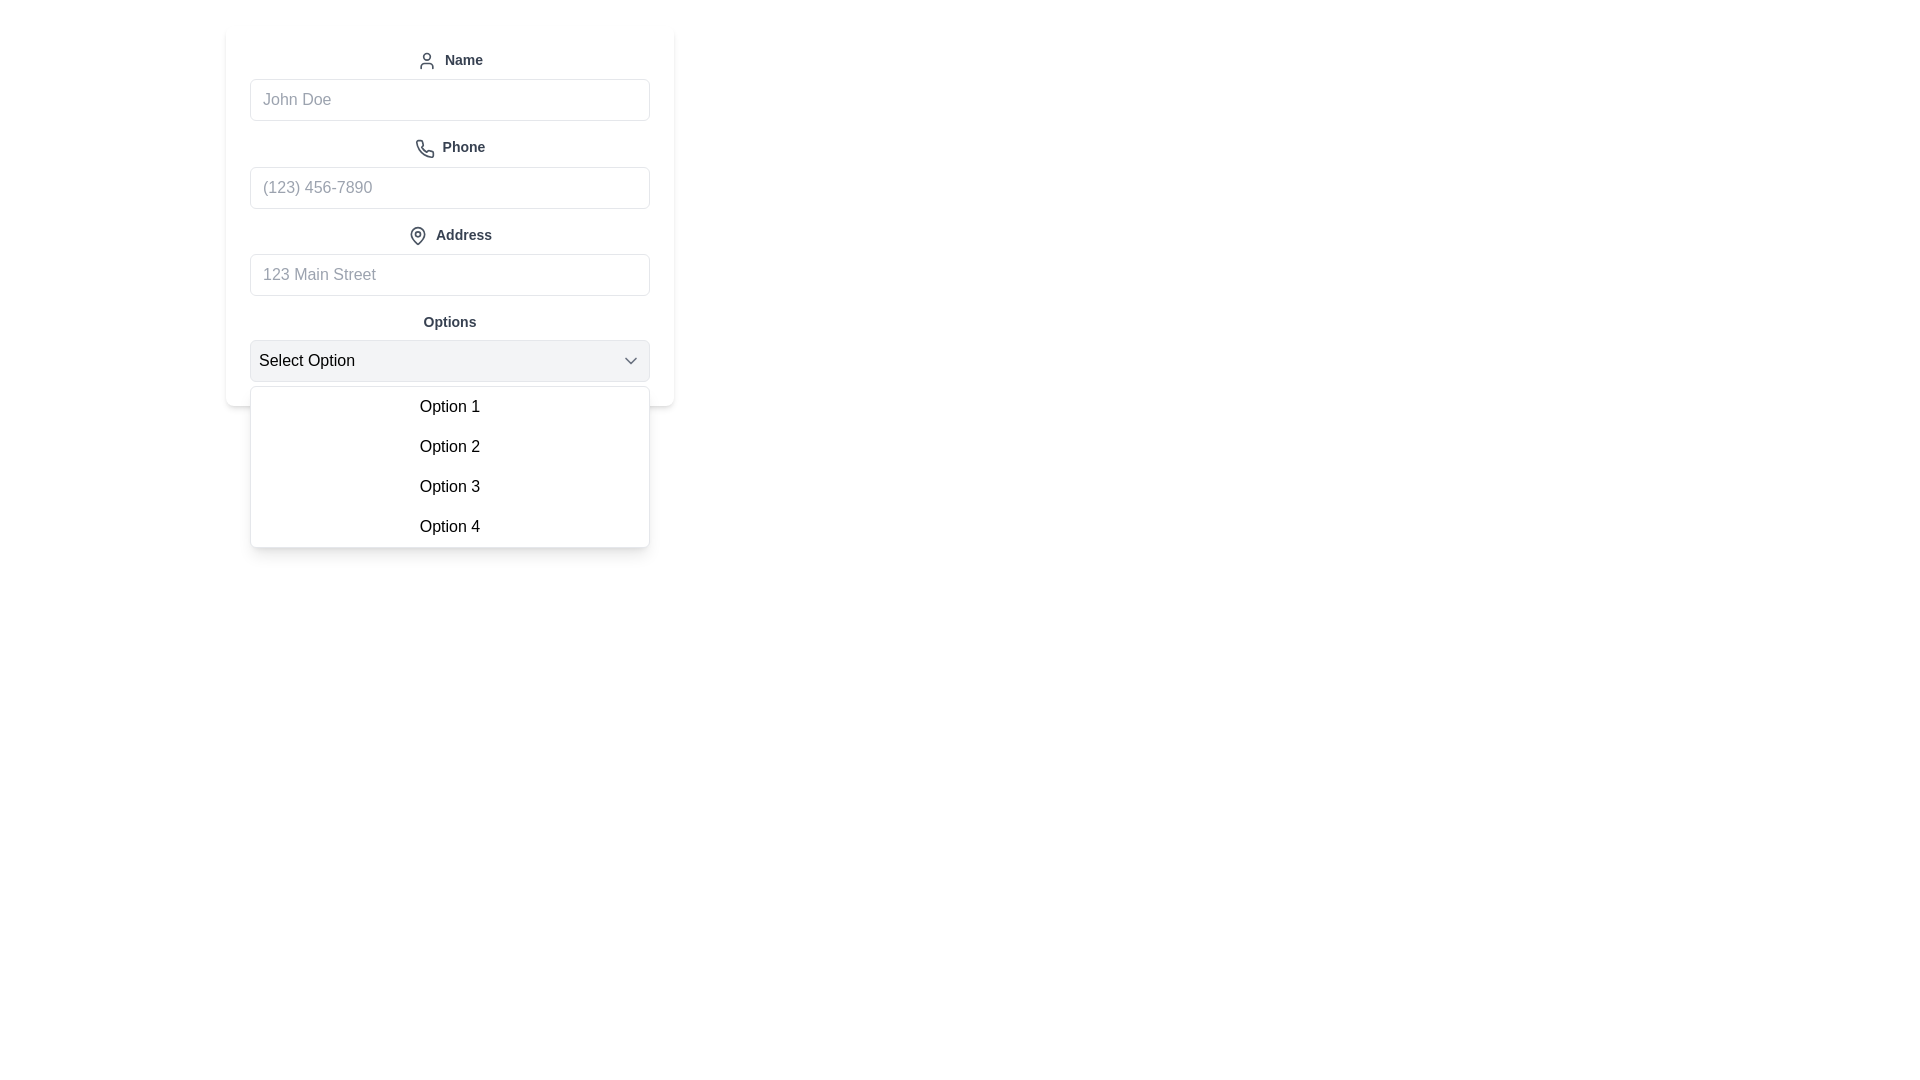 This screenshot has width=1920, height=1080. Describe the element at coordinates (449, 234) in the screenshot. I see `the label with the text 'Address' which is styled with a bold and smaller font size and accompanied by a map pin icon, located above the '123 Main Street' input field` at that location.